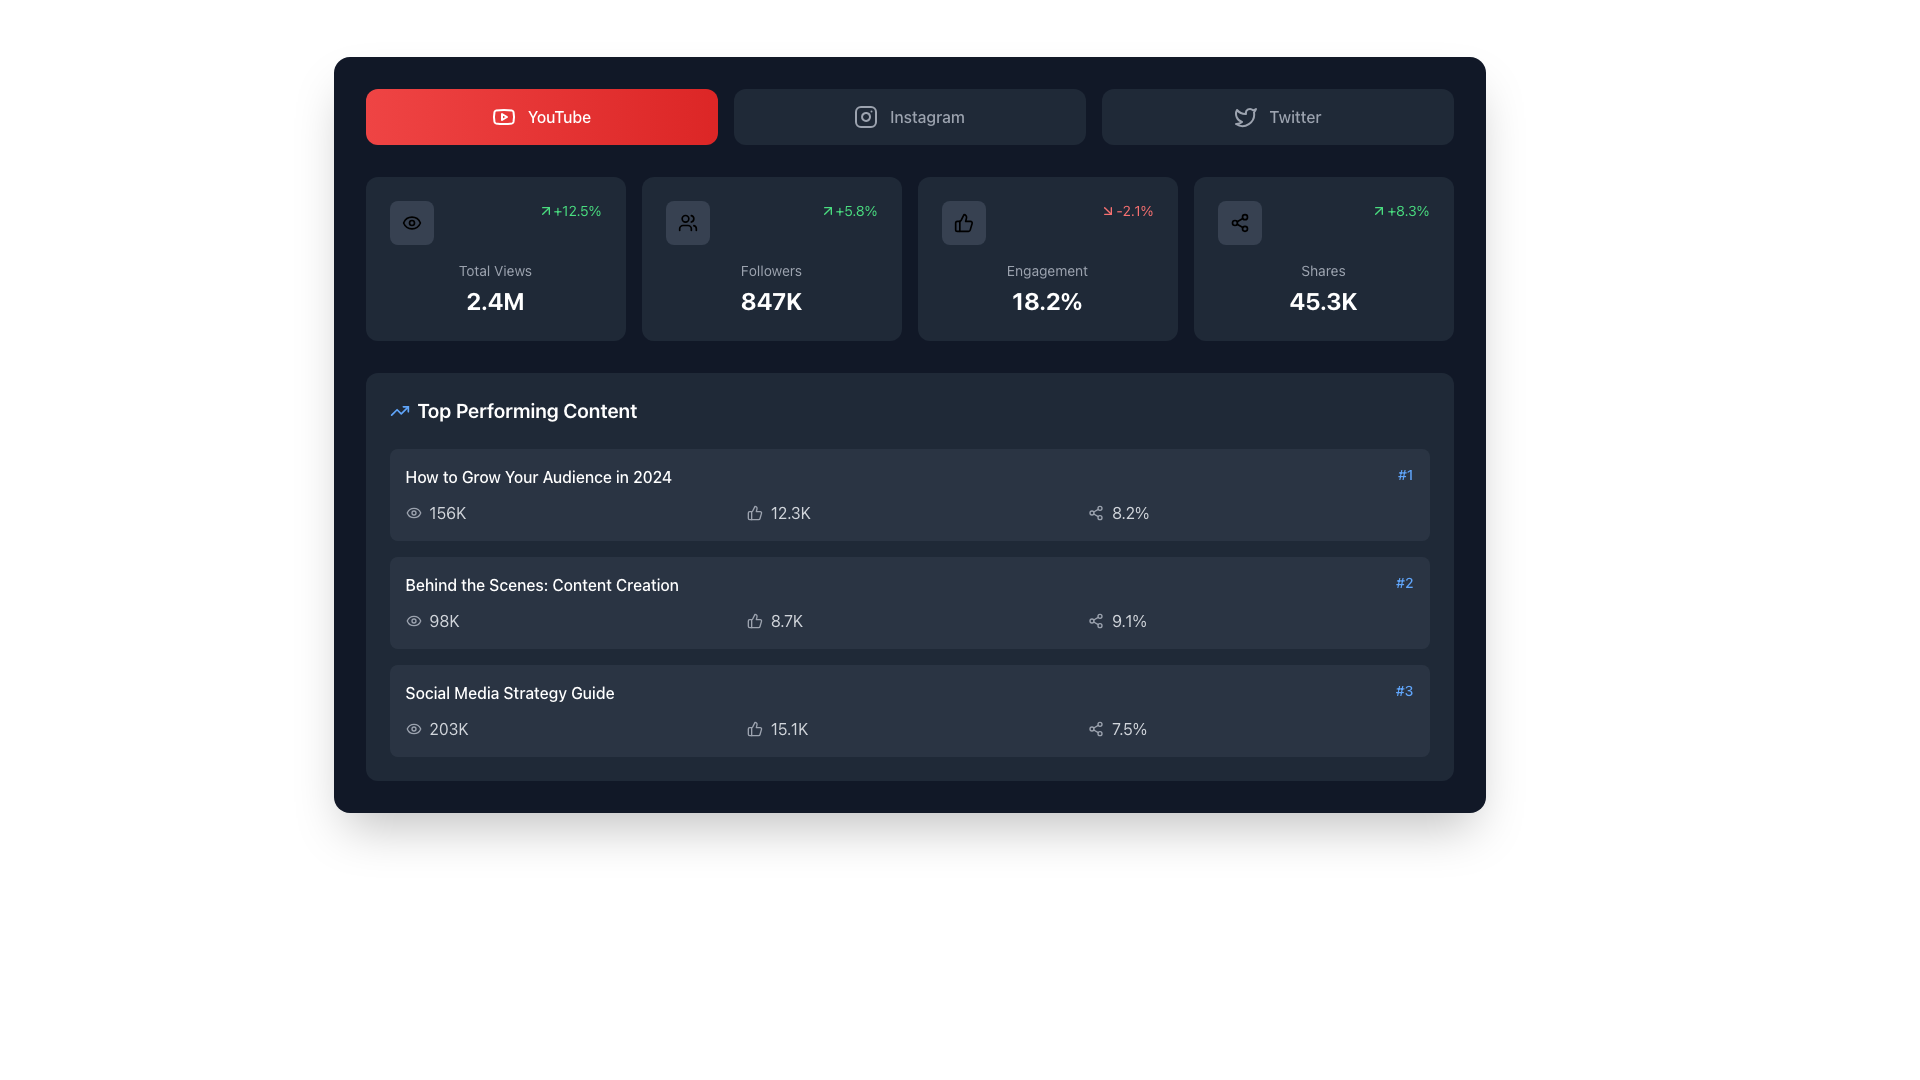 The width and height of the screenshot is (1920, 1080). I want to click on the arrow icon representing a negative trend, which is part of a box displaying the percentage '-2.1%' in the second row and third column of the dashboard grid, so click(1107, 211).